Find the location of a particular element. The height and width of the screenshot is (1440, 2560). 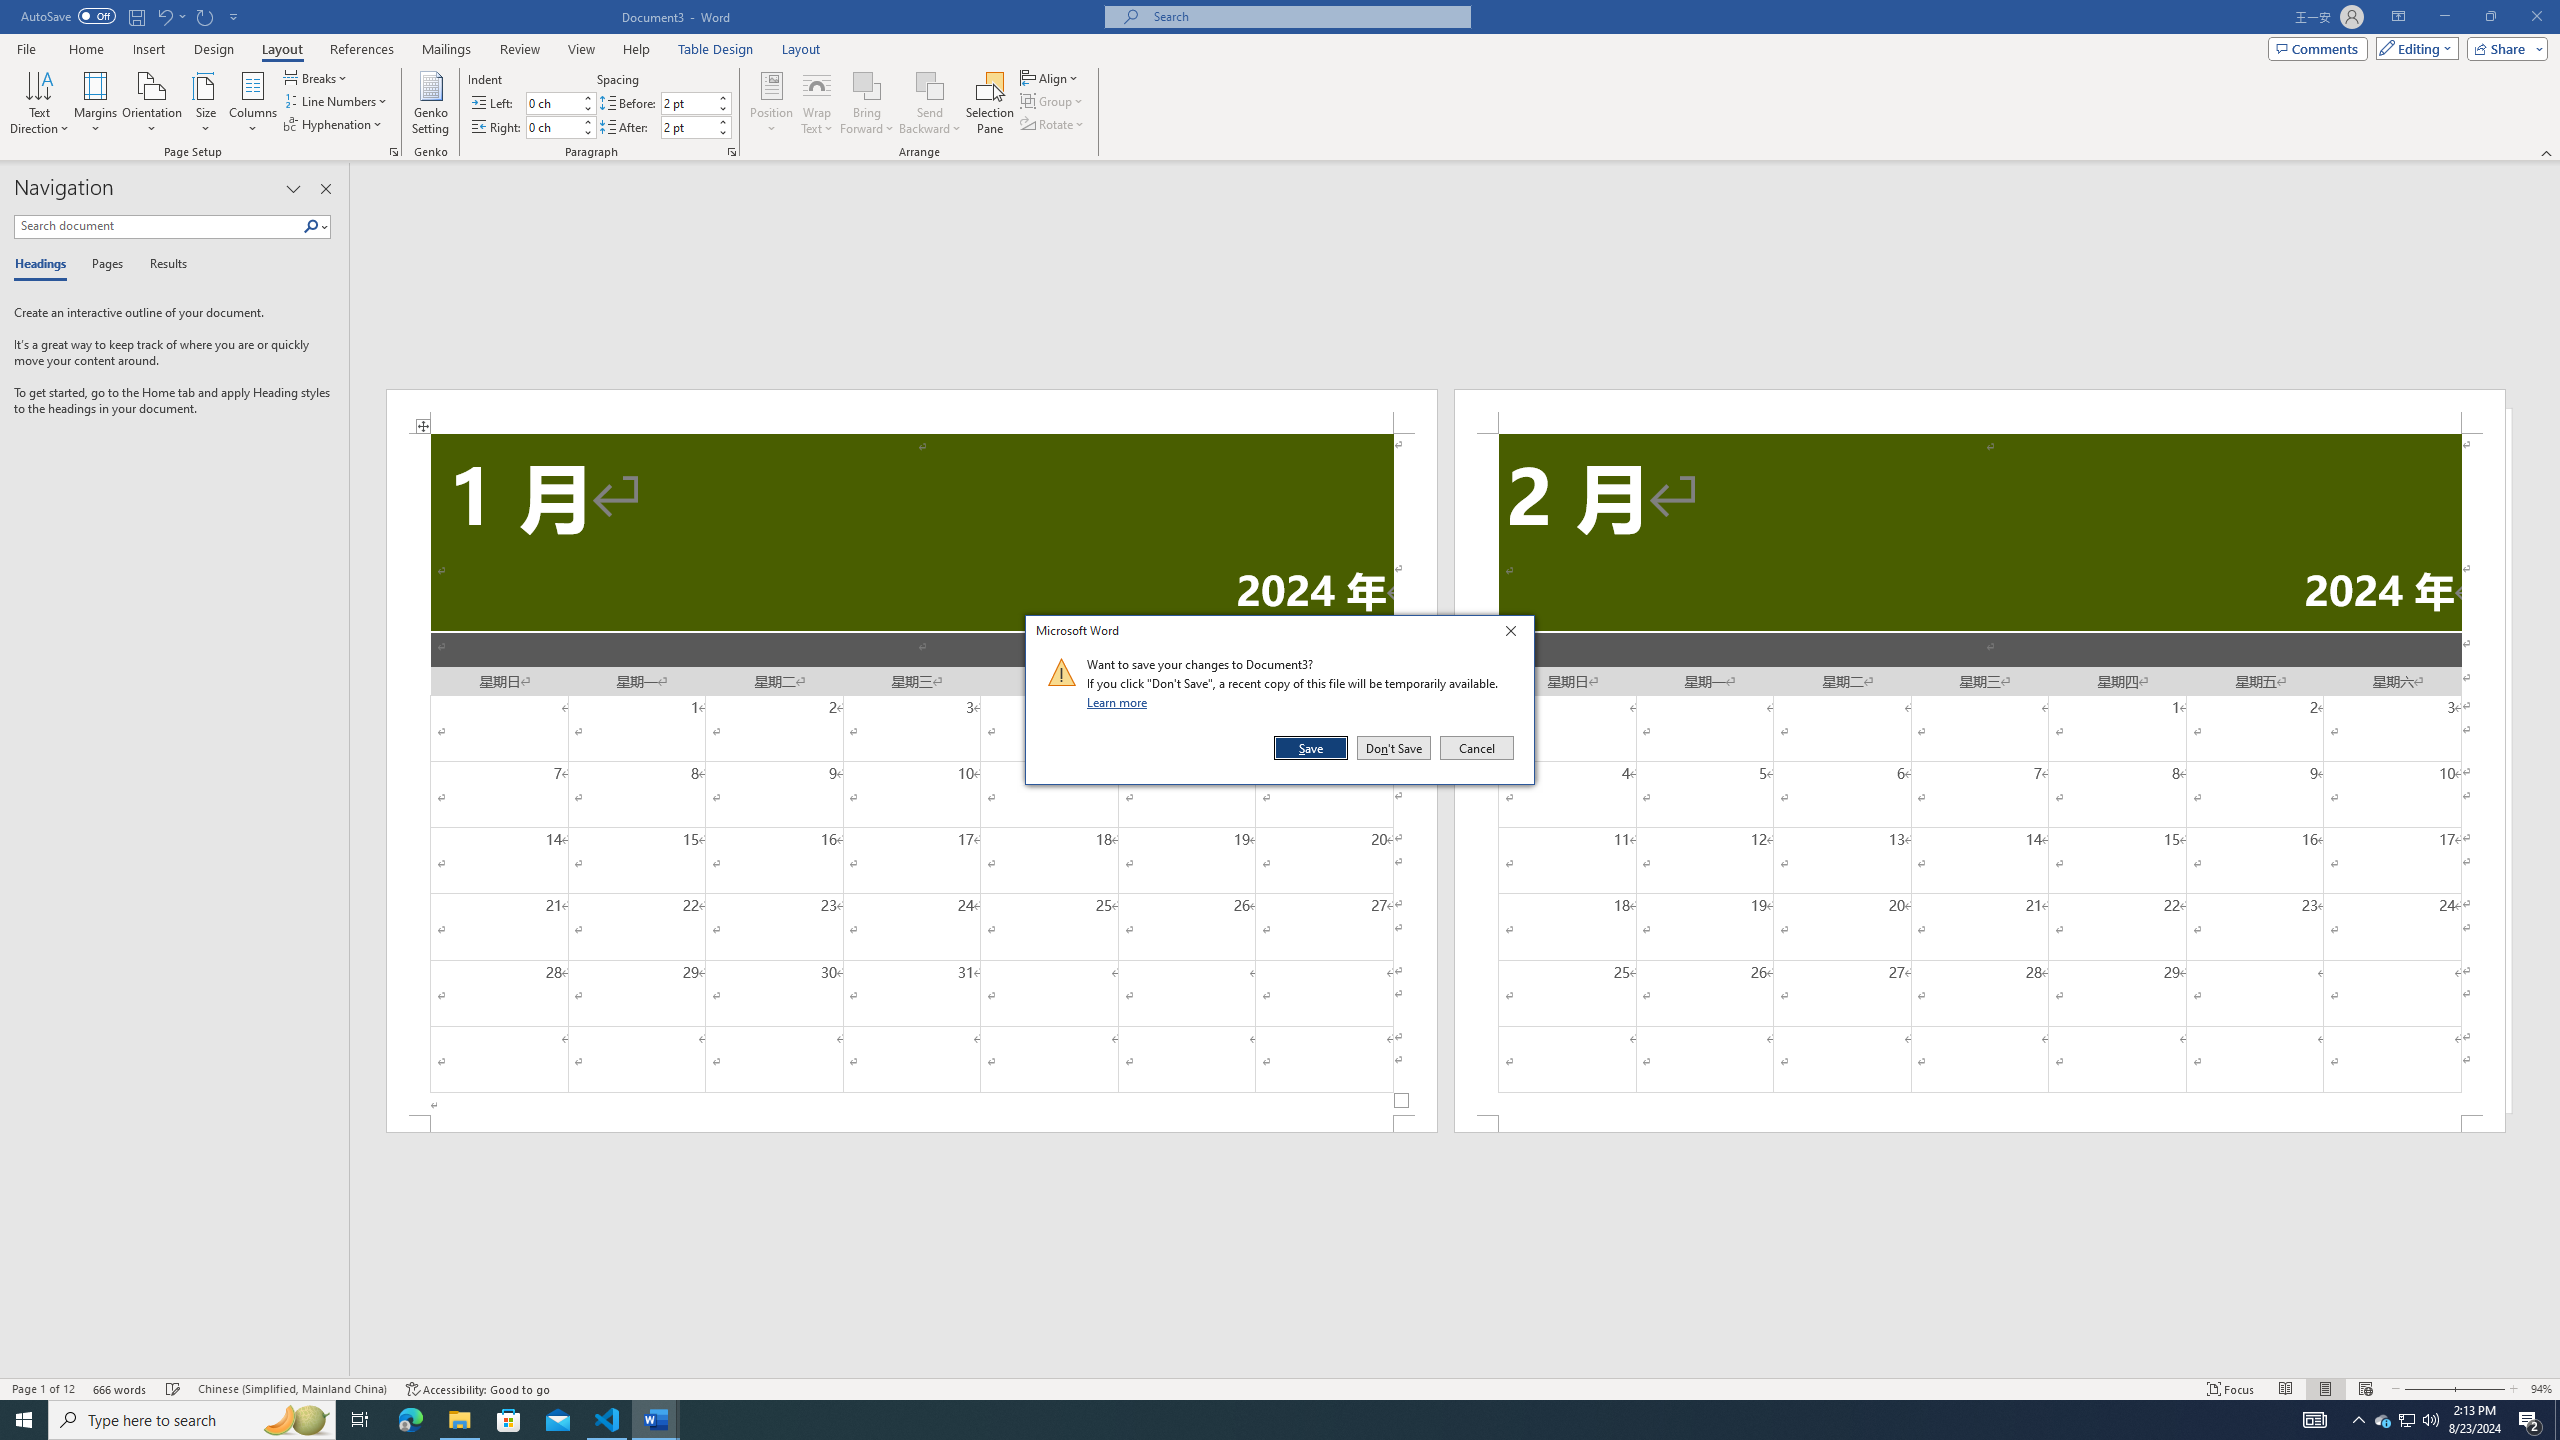

'Send Backward' is located at coordinates (929, 103).